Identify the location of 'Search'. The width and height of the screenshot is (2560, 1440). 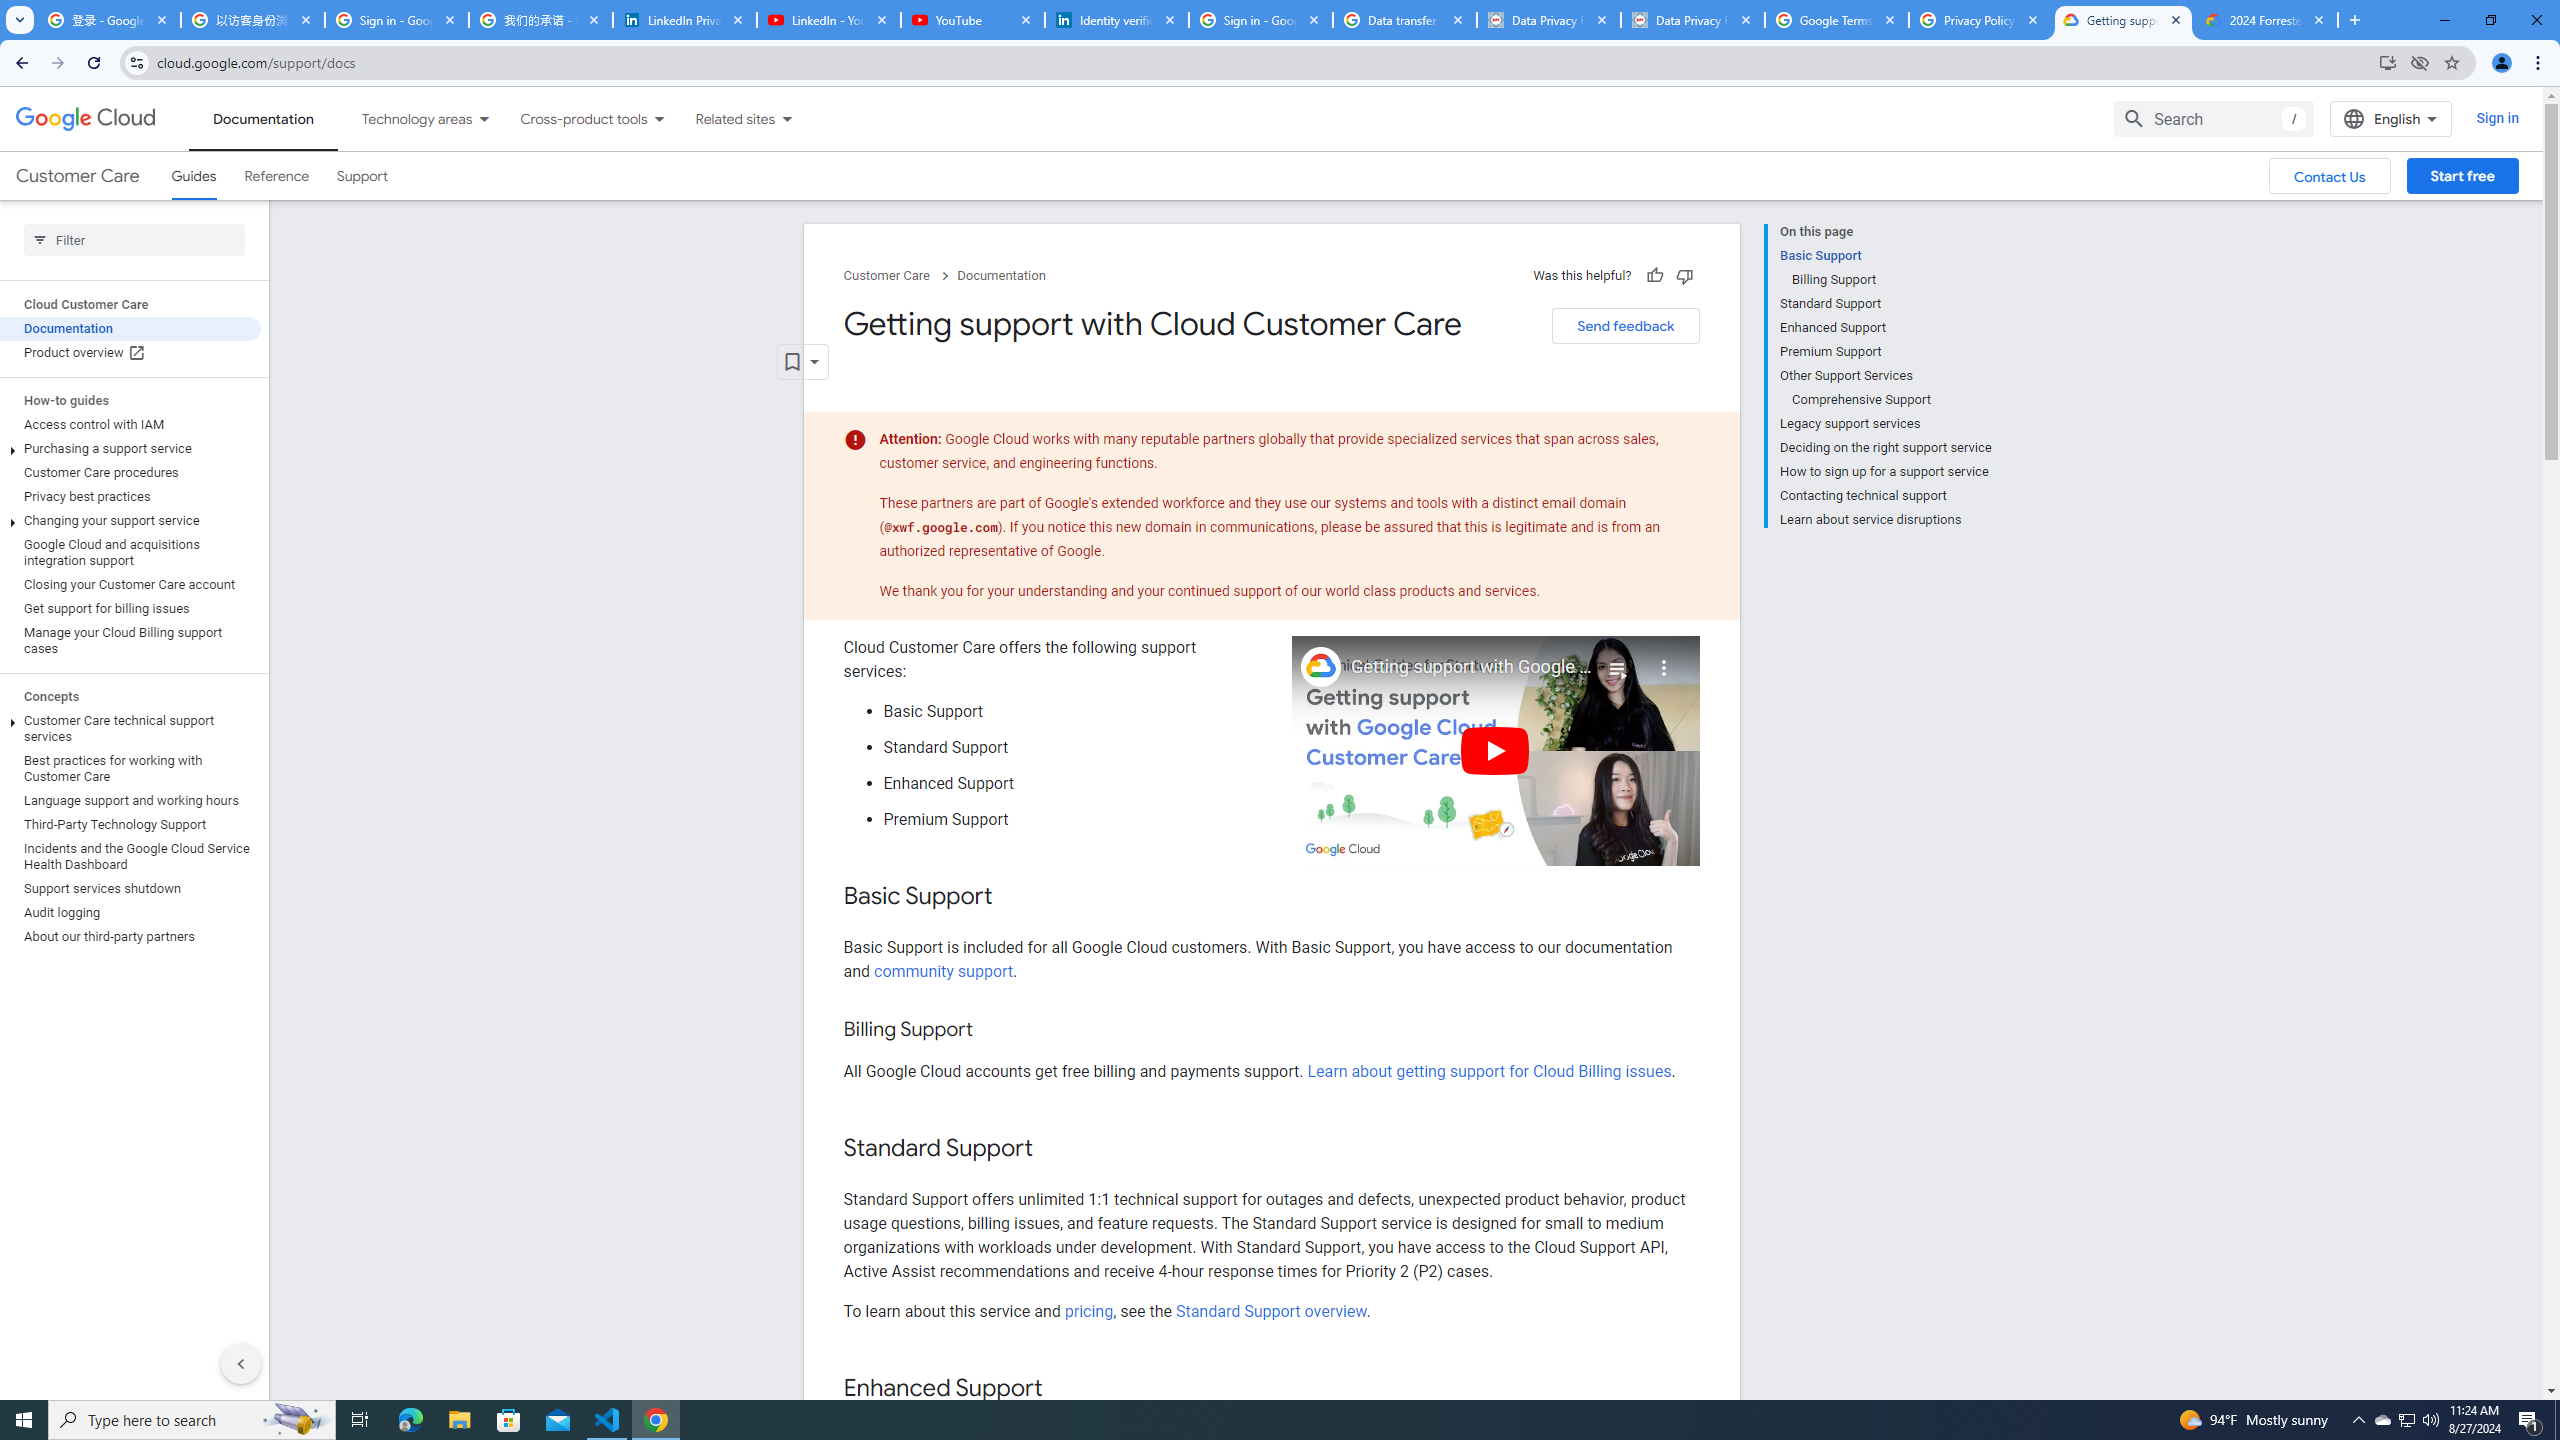
(2213, 118).